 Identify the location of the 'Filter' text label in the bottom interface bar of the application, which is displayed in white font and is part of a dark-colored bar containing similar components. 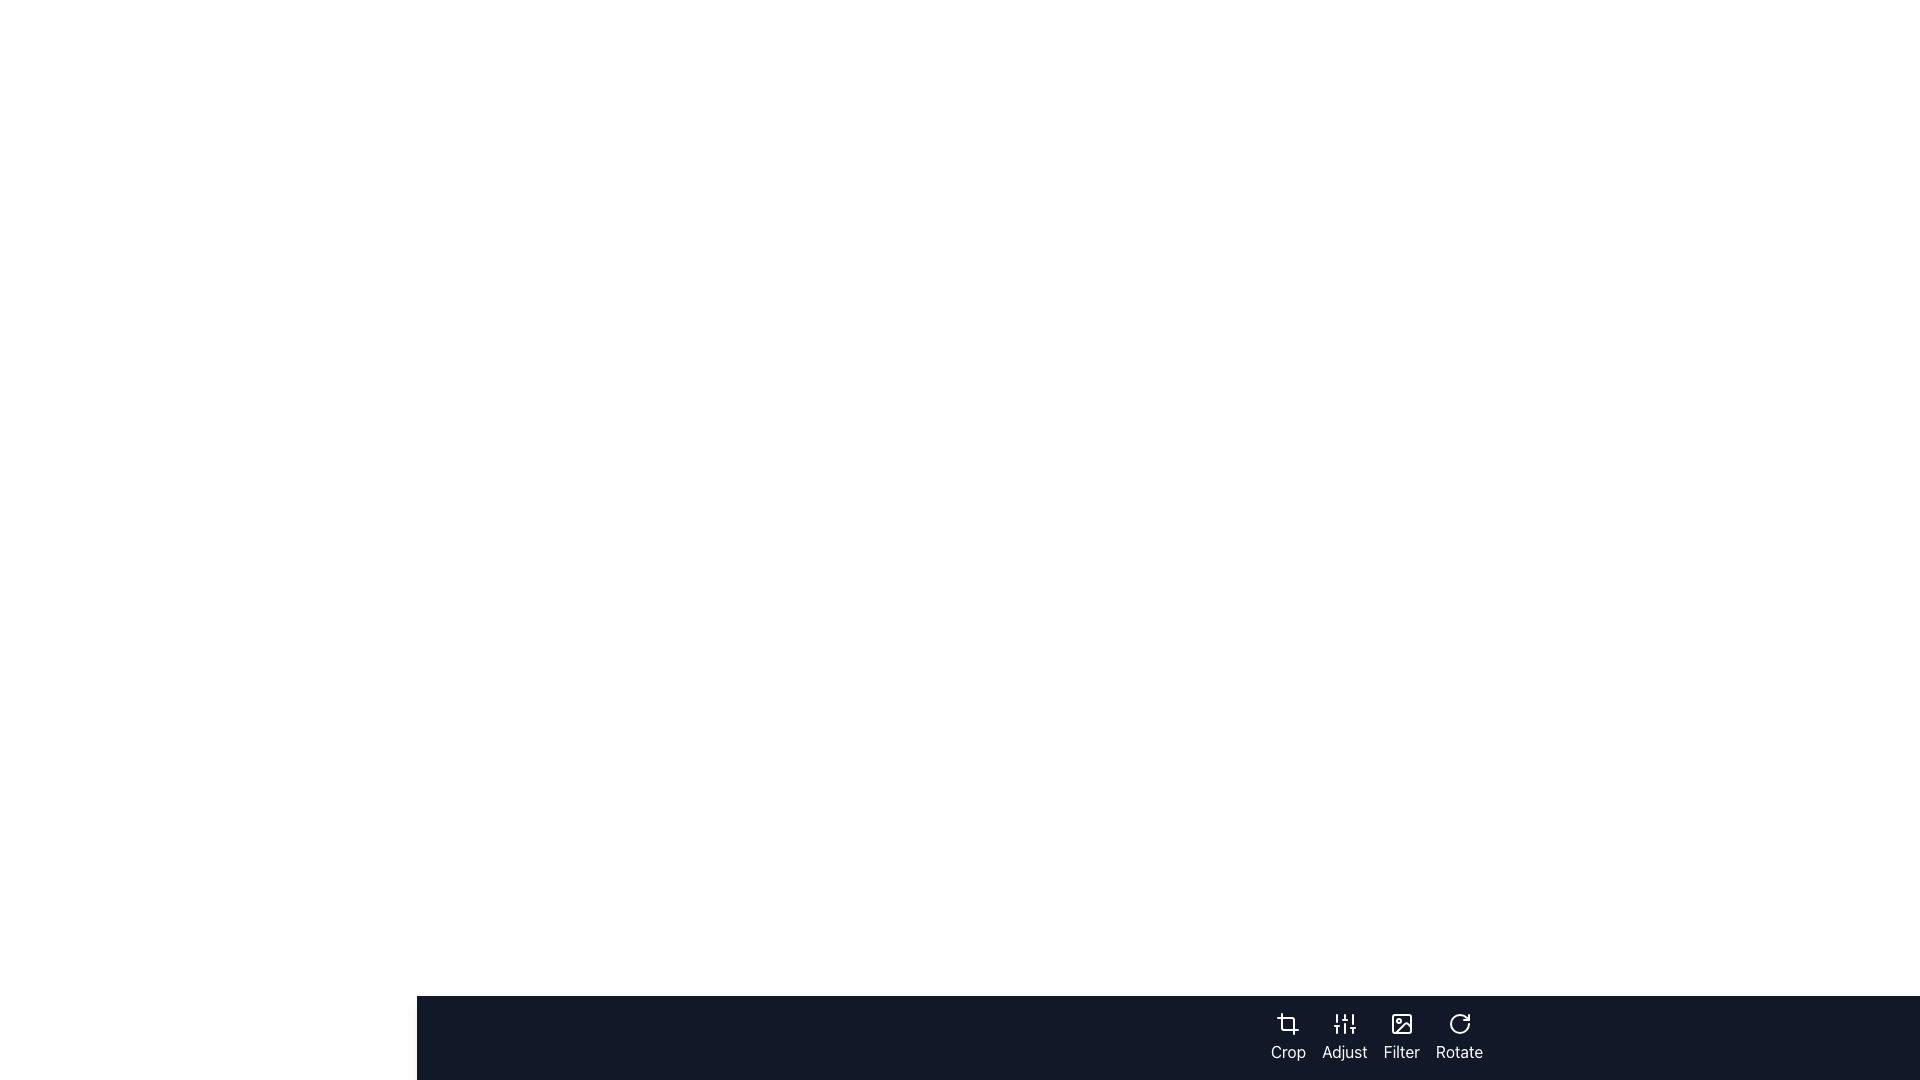
(1400, 1051).